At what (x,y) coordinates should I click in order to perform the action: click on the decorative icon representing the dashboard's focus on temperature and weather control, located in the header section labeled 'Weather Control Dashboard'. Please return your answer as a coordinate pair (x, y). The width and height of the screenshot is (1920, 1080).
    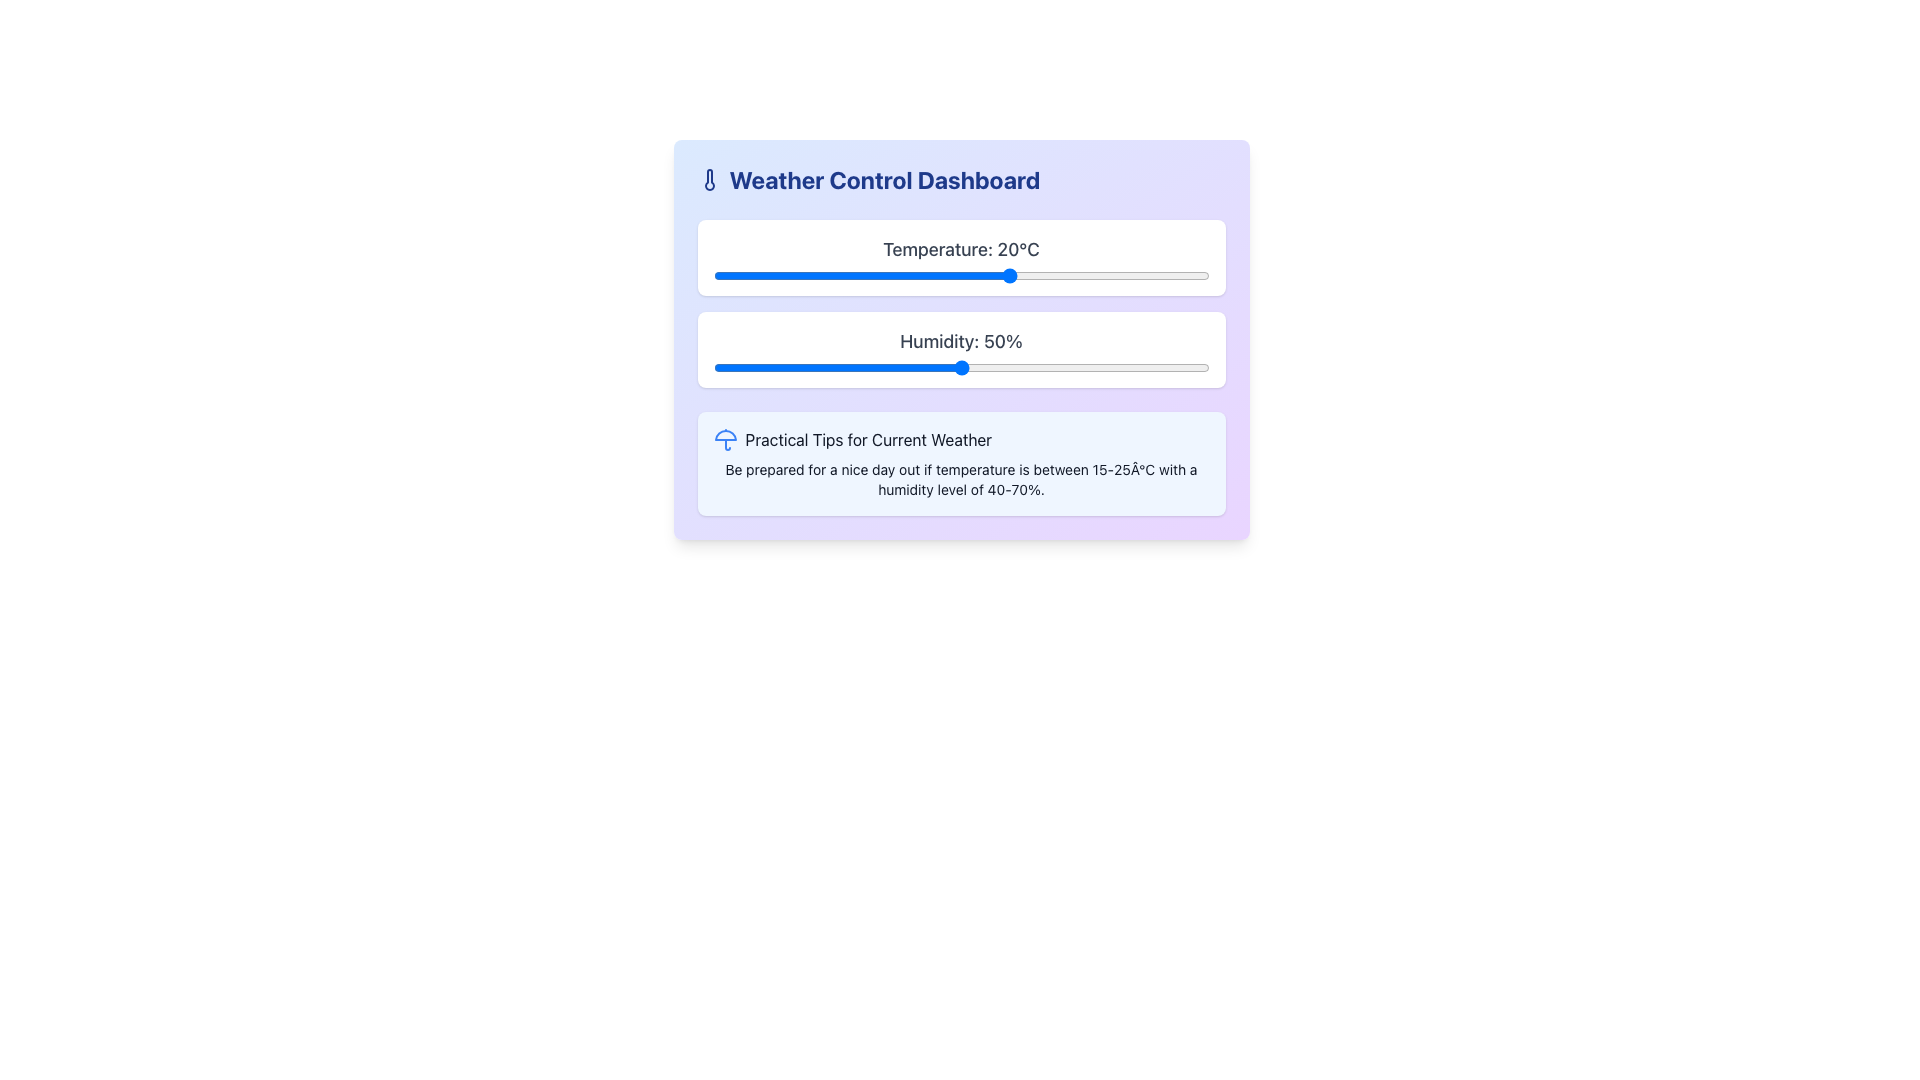
    Looking at the image, I should click on (709, 180).